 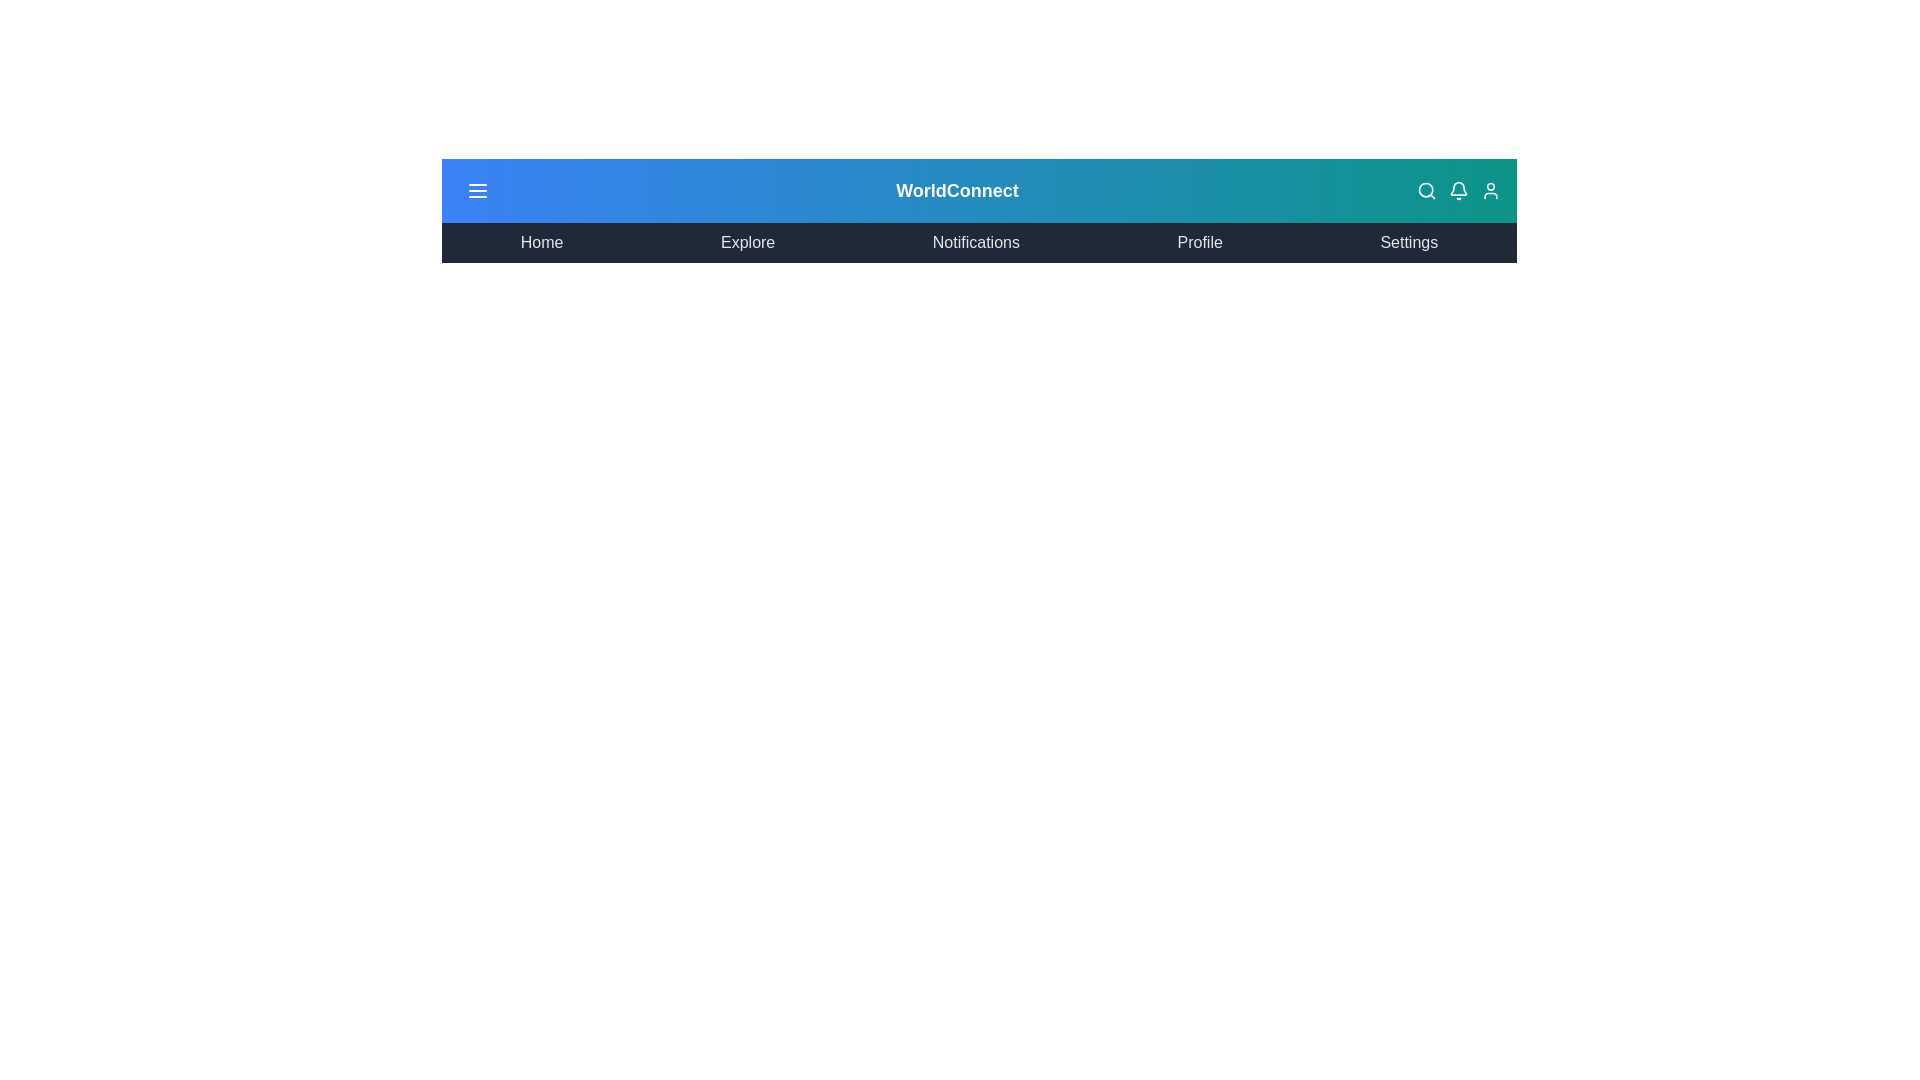 What do you see at coordinates (1459, 191) in the screenshot?
I see `the notifications icon in the top-right corner of the GlobalAppBar` at bounding box center [1459, 191].